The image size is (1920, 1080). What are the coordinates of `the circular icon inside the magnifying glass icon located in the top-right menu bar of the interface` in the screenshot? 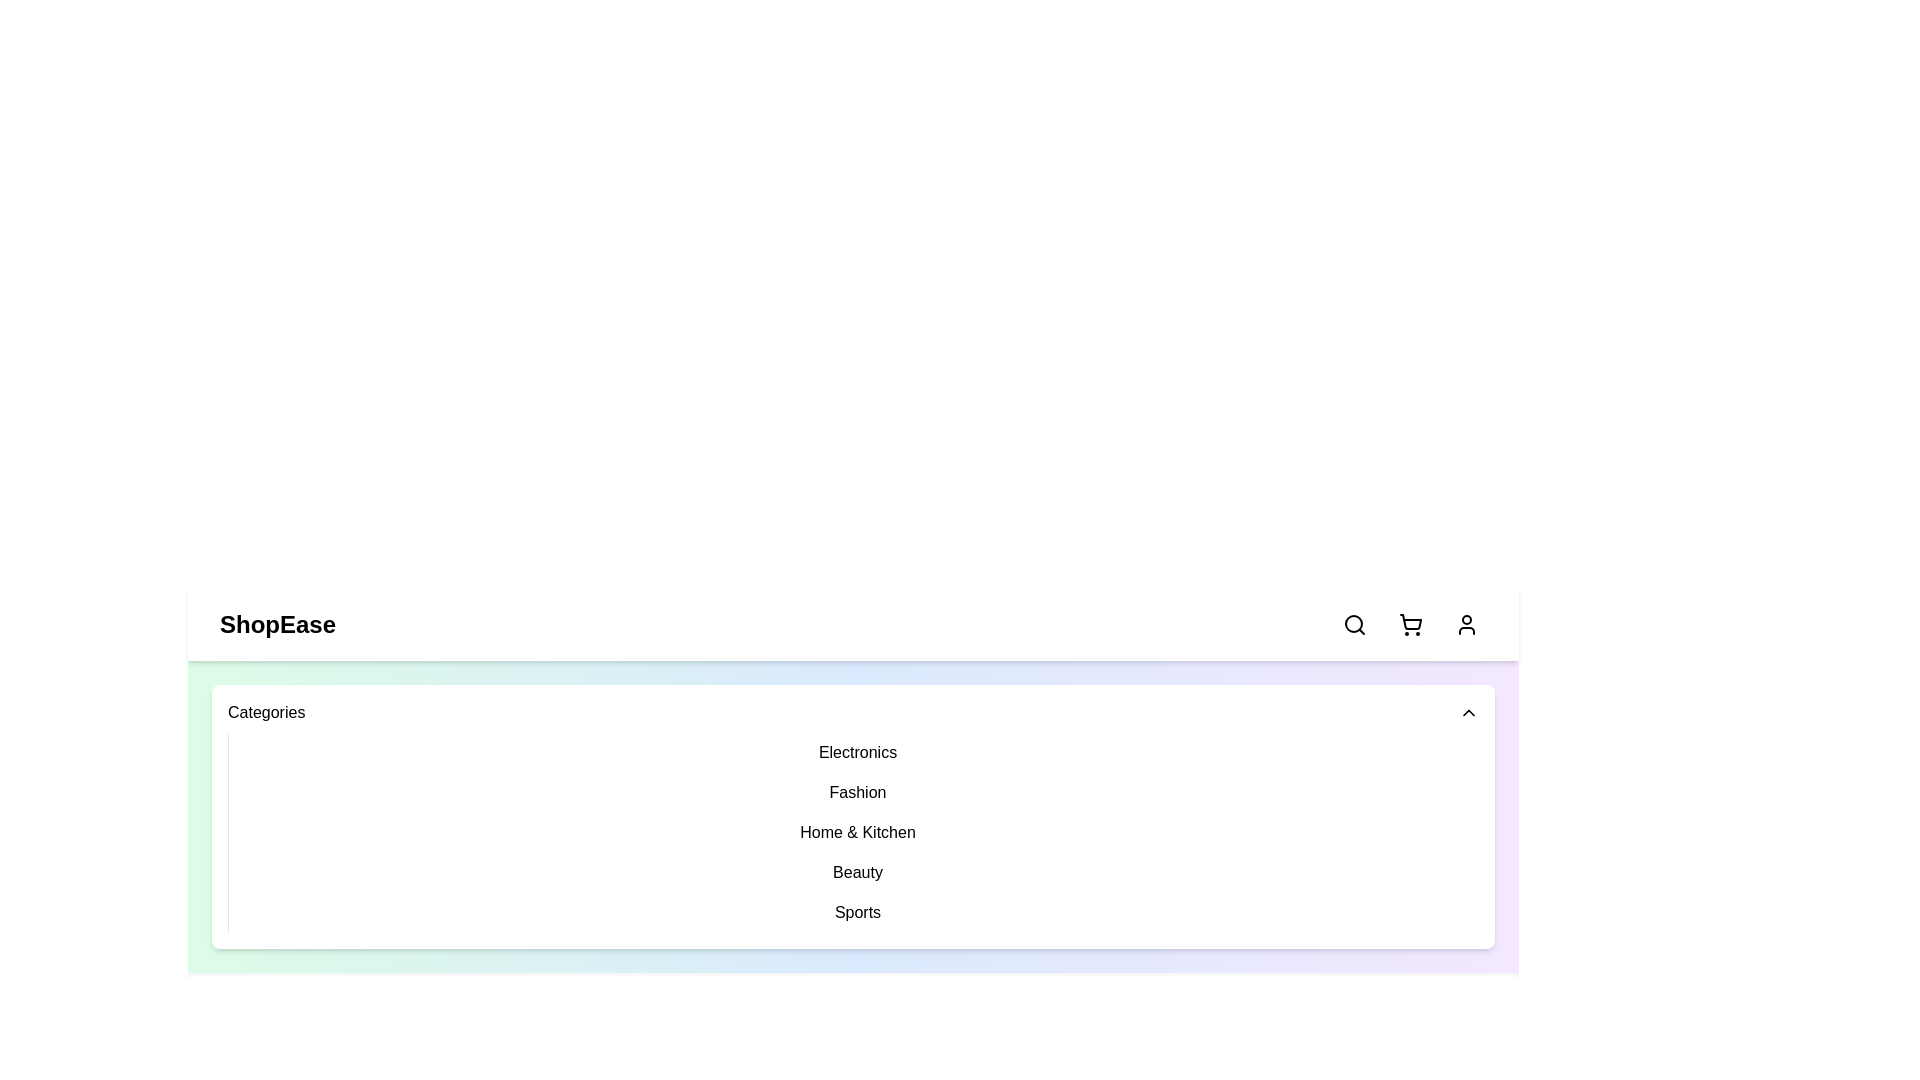 It's located at (1353, 623).